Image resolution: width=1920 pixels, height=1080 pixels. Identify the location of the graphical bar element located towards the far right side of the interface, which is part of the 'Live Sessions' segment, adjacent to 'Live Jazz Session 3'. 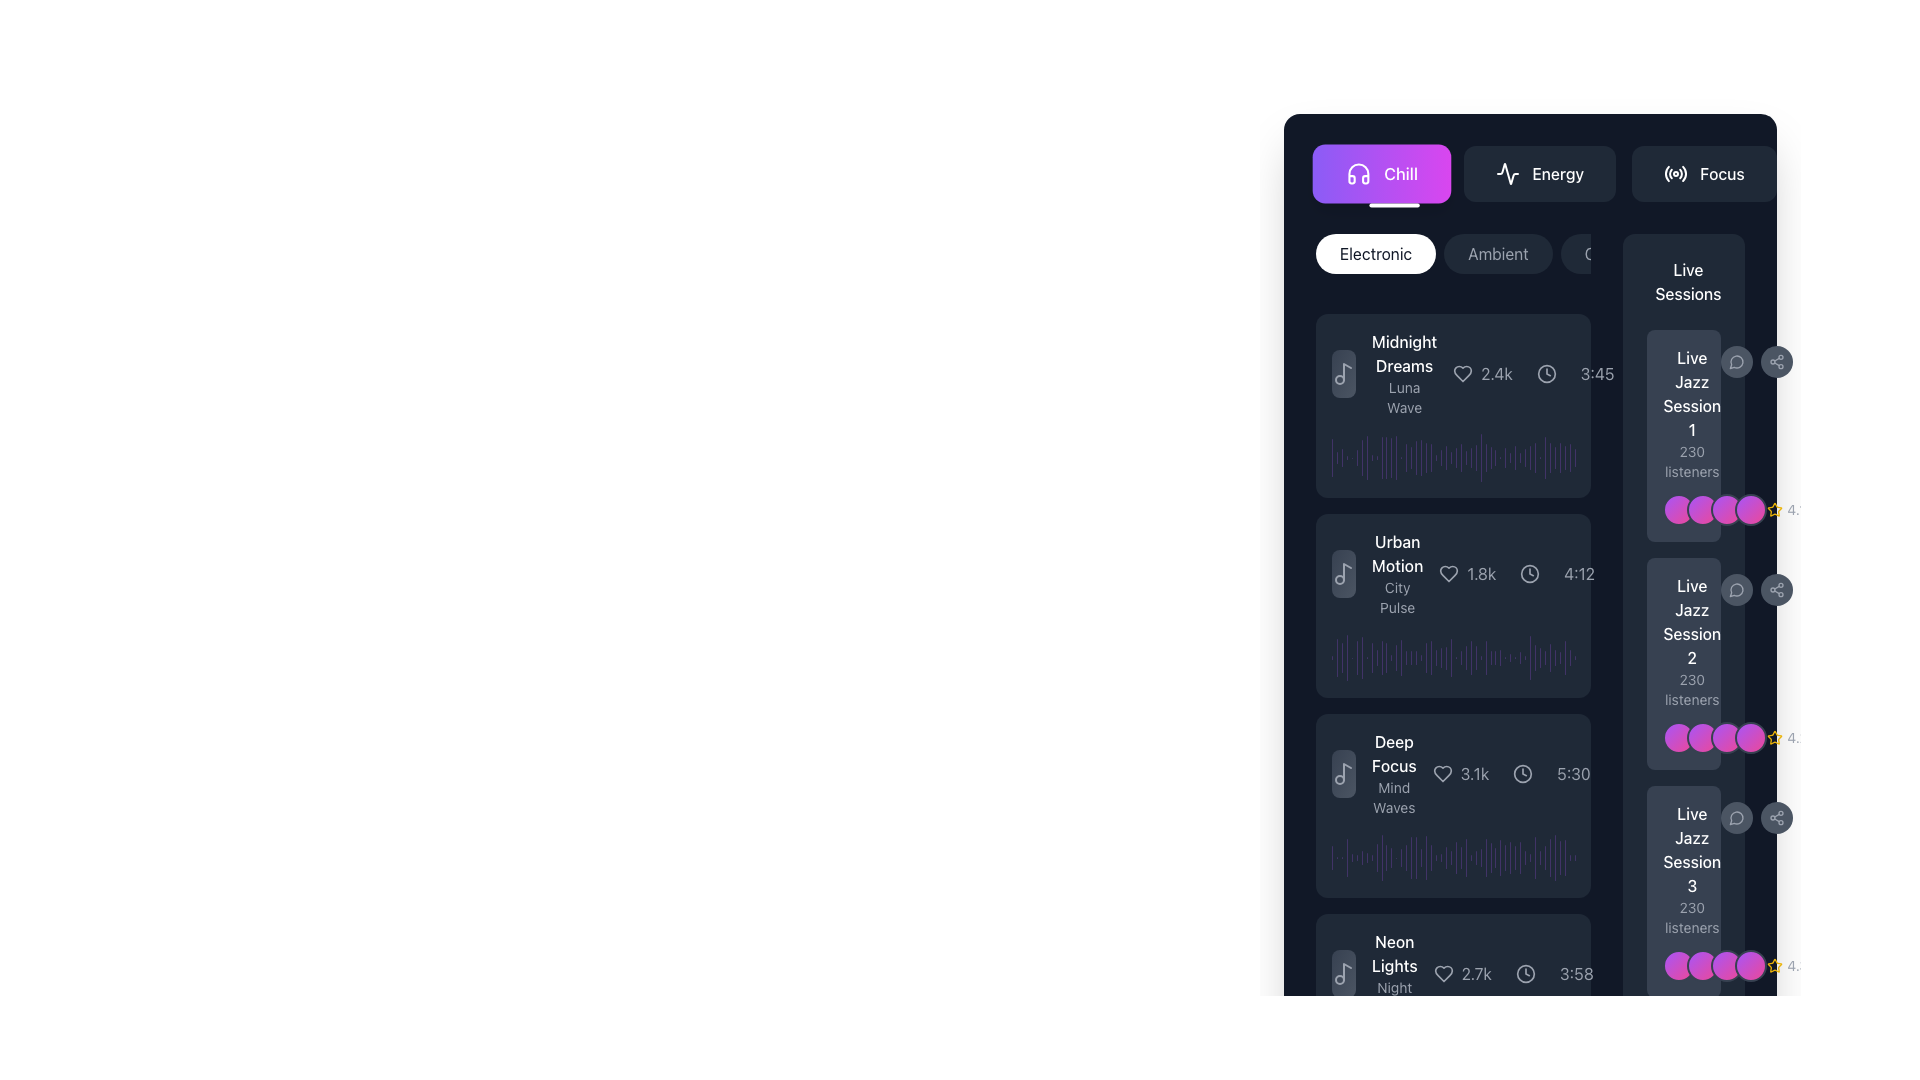
(1539, 1056).